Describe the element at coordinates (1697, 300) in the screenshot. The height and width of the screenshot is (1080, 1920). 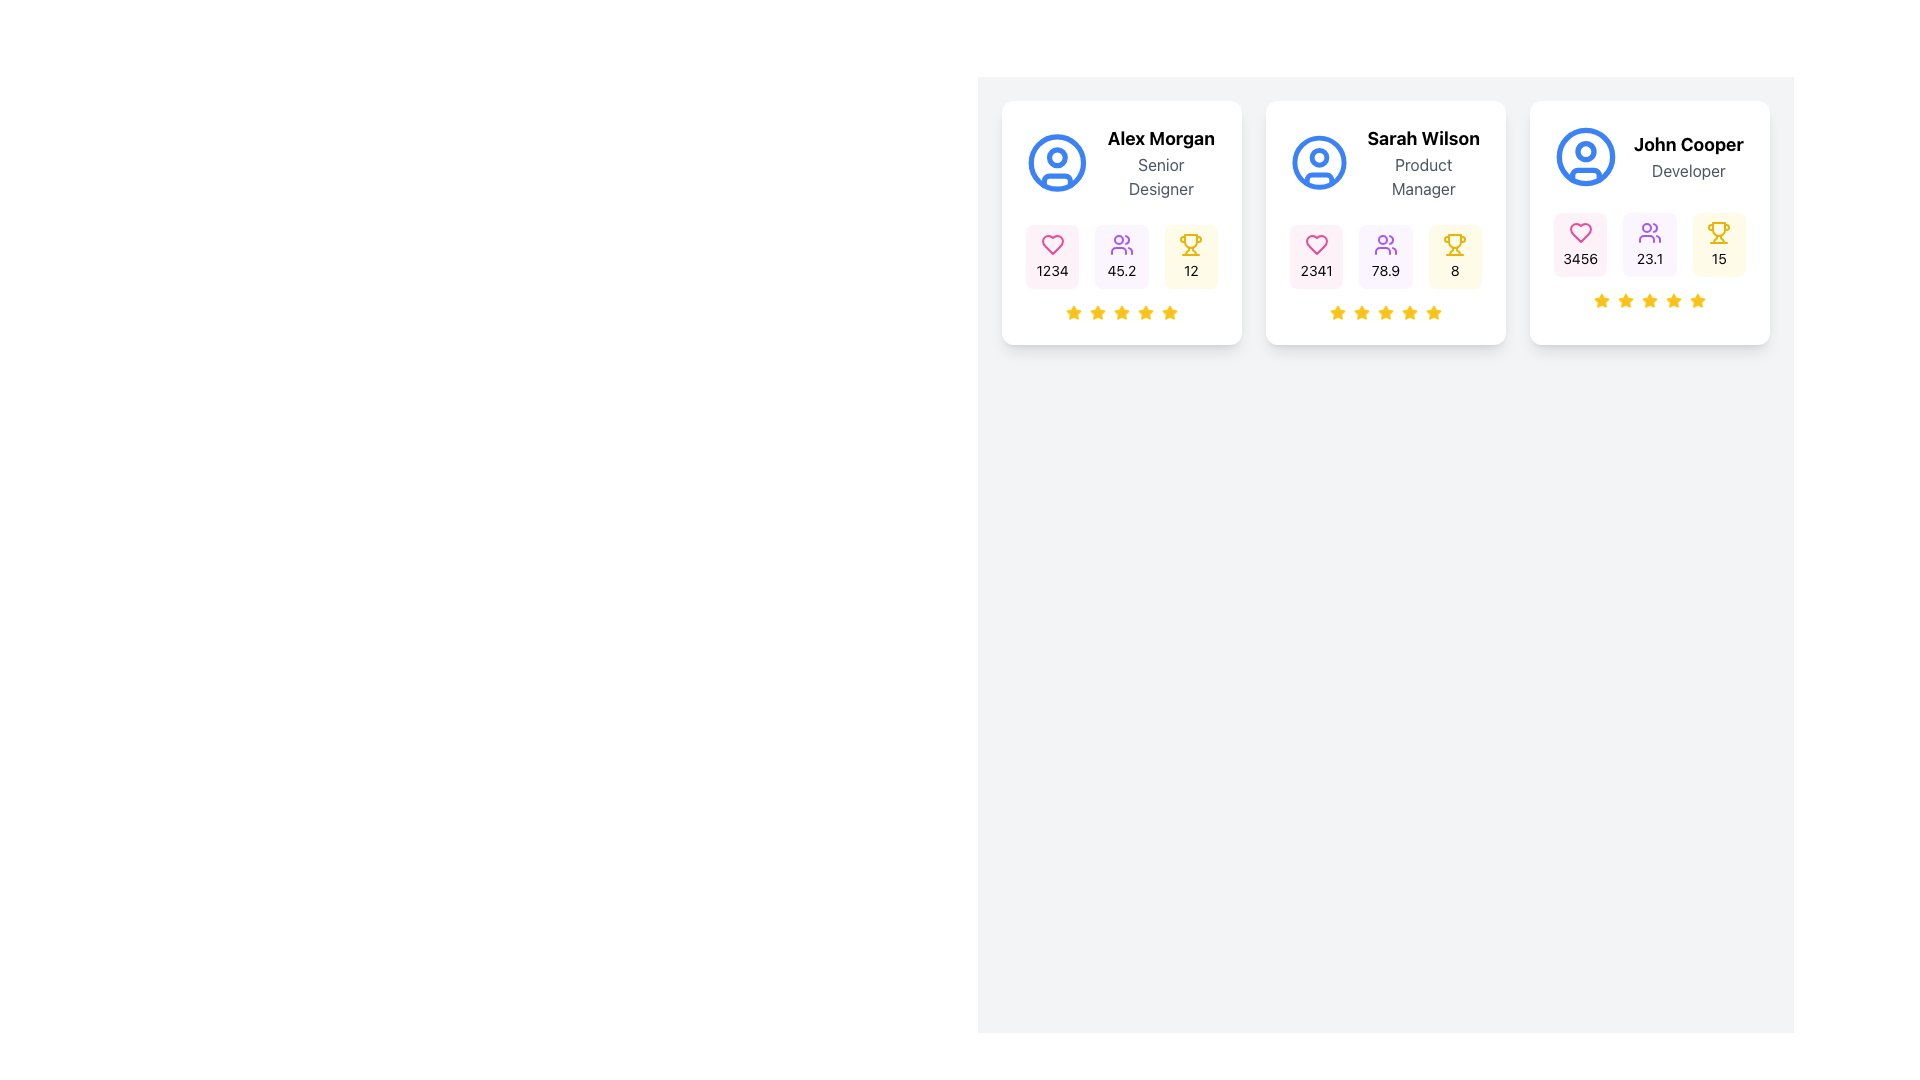
I see `the fifth star icon in the rating component under the profile card labeled 'John Cooper' to rate it` at that location.